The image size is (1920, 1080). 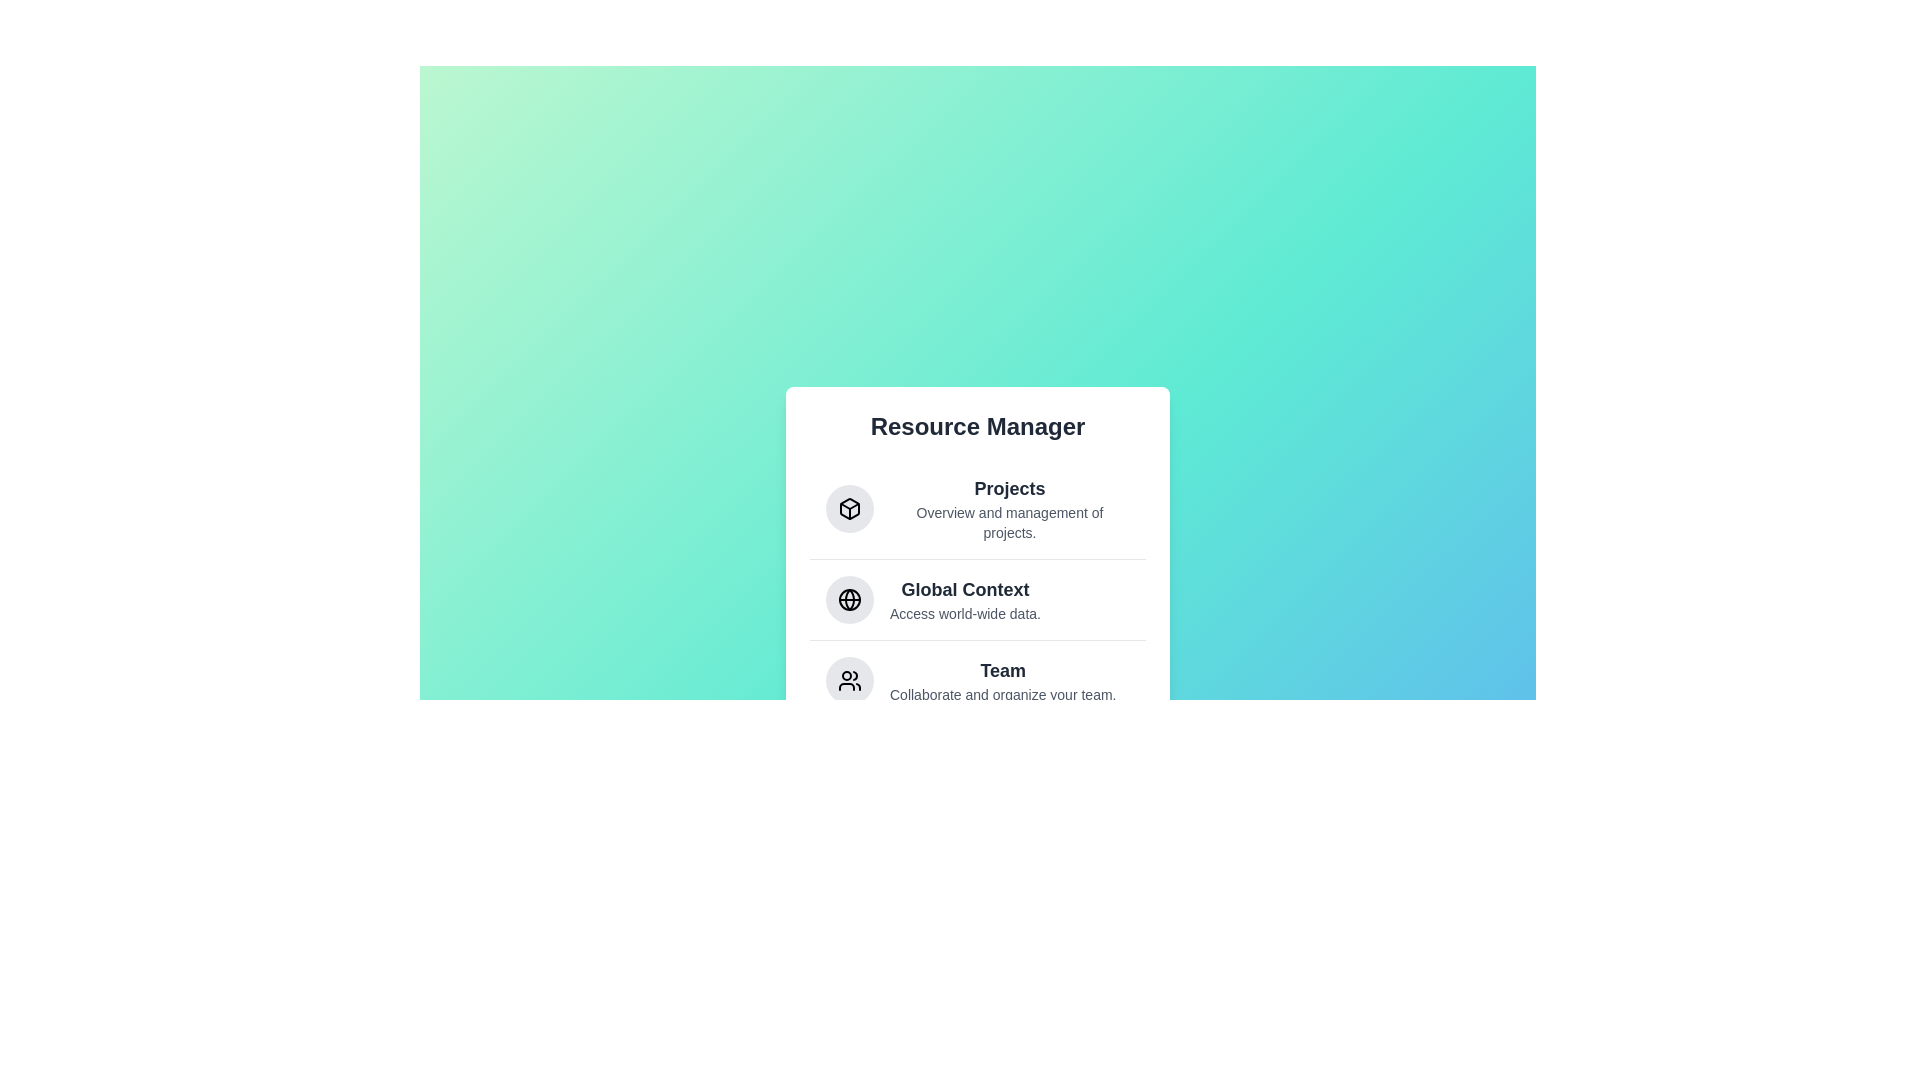 What do you see at coordinates (978, 597) in the screenshot?
I see `the menu item Global Context to reveal additional information` at bounding box center [978, 597].